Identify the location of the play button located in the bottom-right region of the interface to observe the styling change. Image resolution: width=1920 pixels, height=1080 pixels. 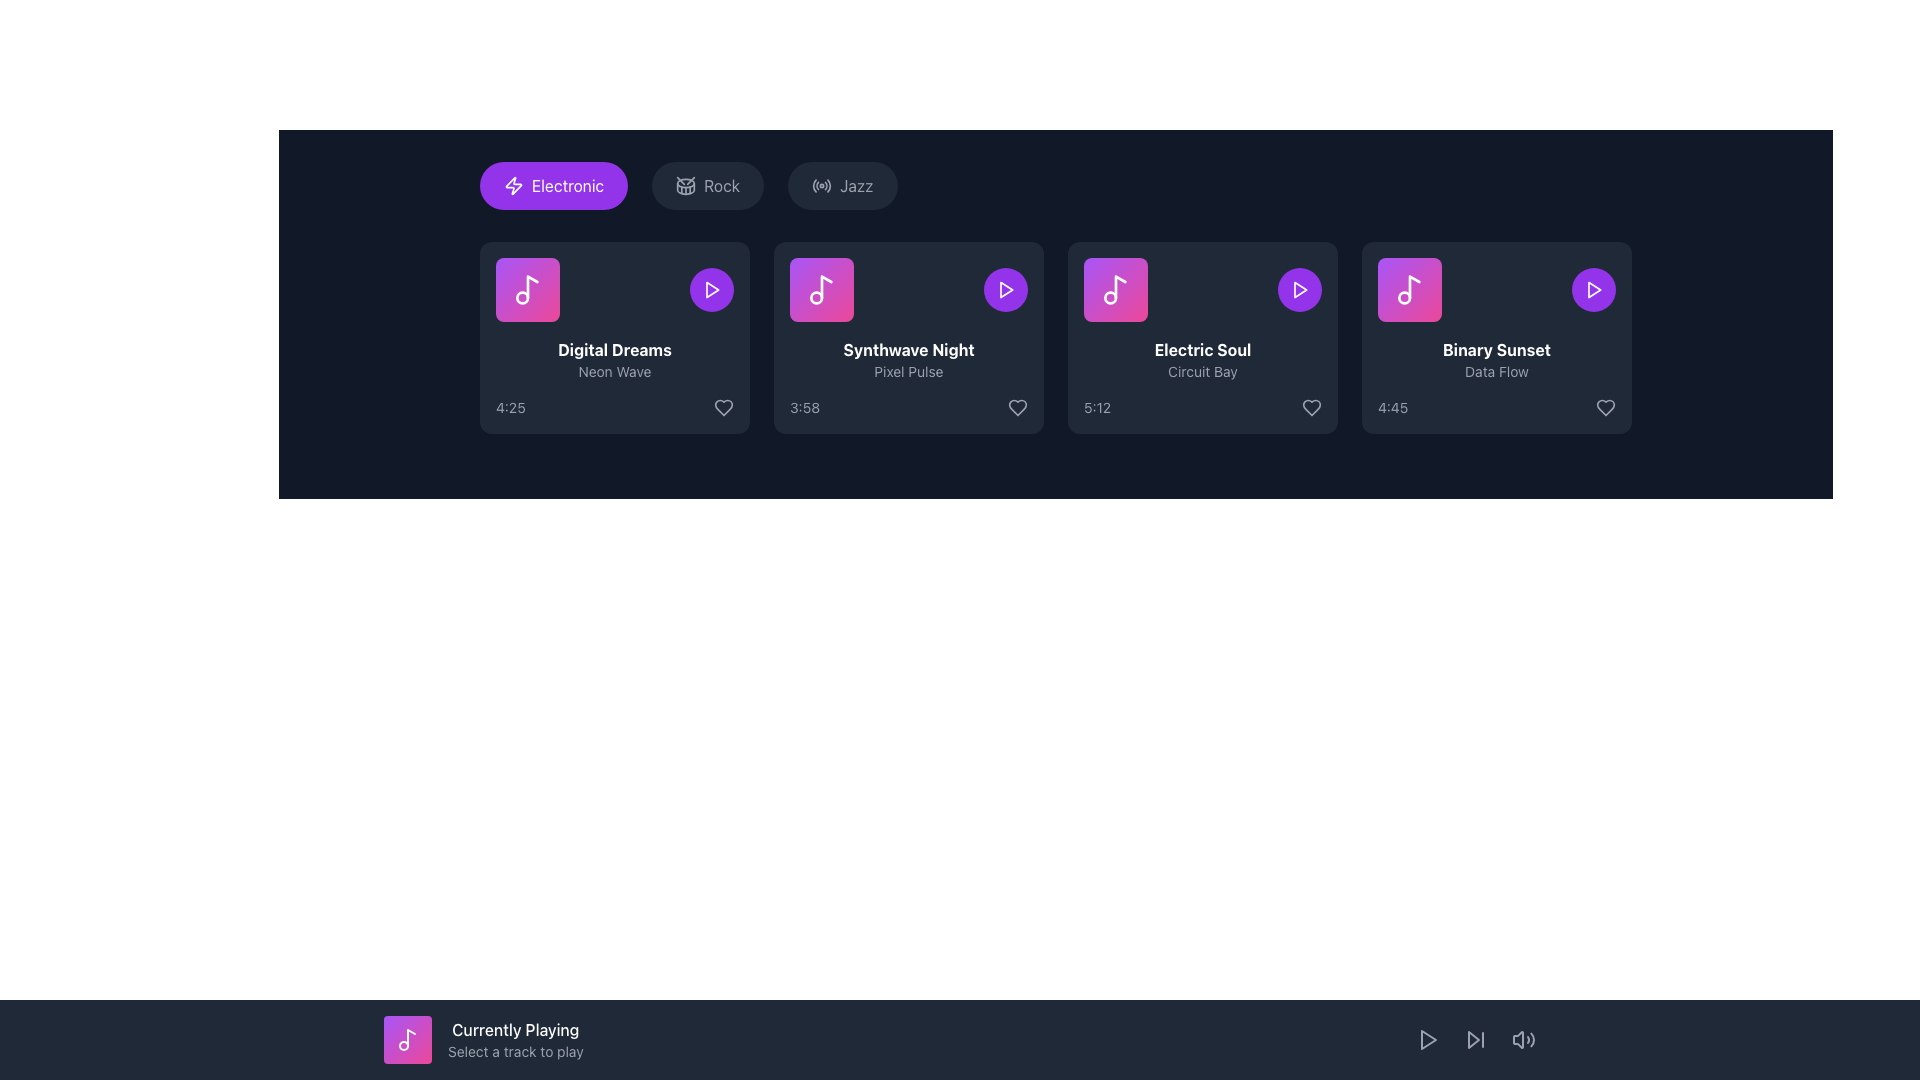
(1427, 1039).